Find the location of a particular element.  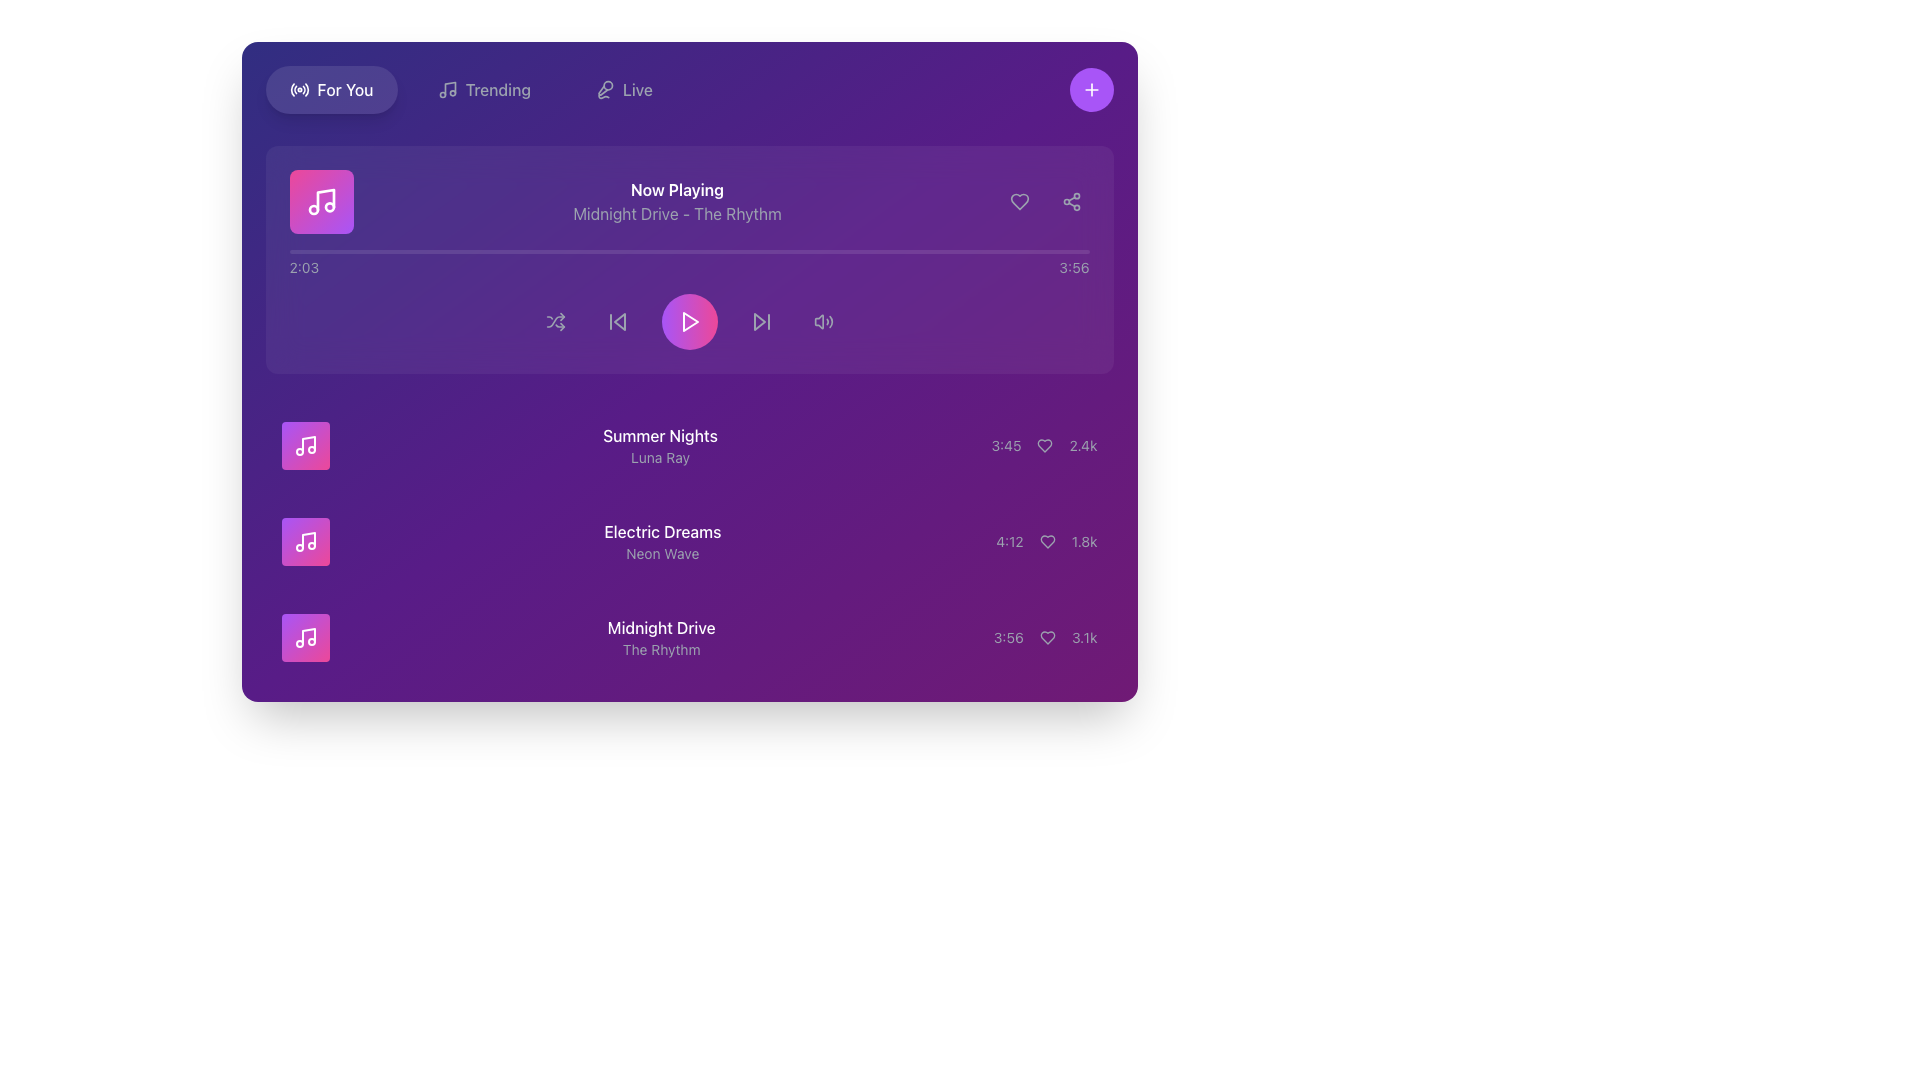

the text label indicating the number of likes, located next to the heart icon on the right side of the last row in the list is located at coordinates (1083, 637).